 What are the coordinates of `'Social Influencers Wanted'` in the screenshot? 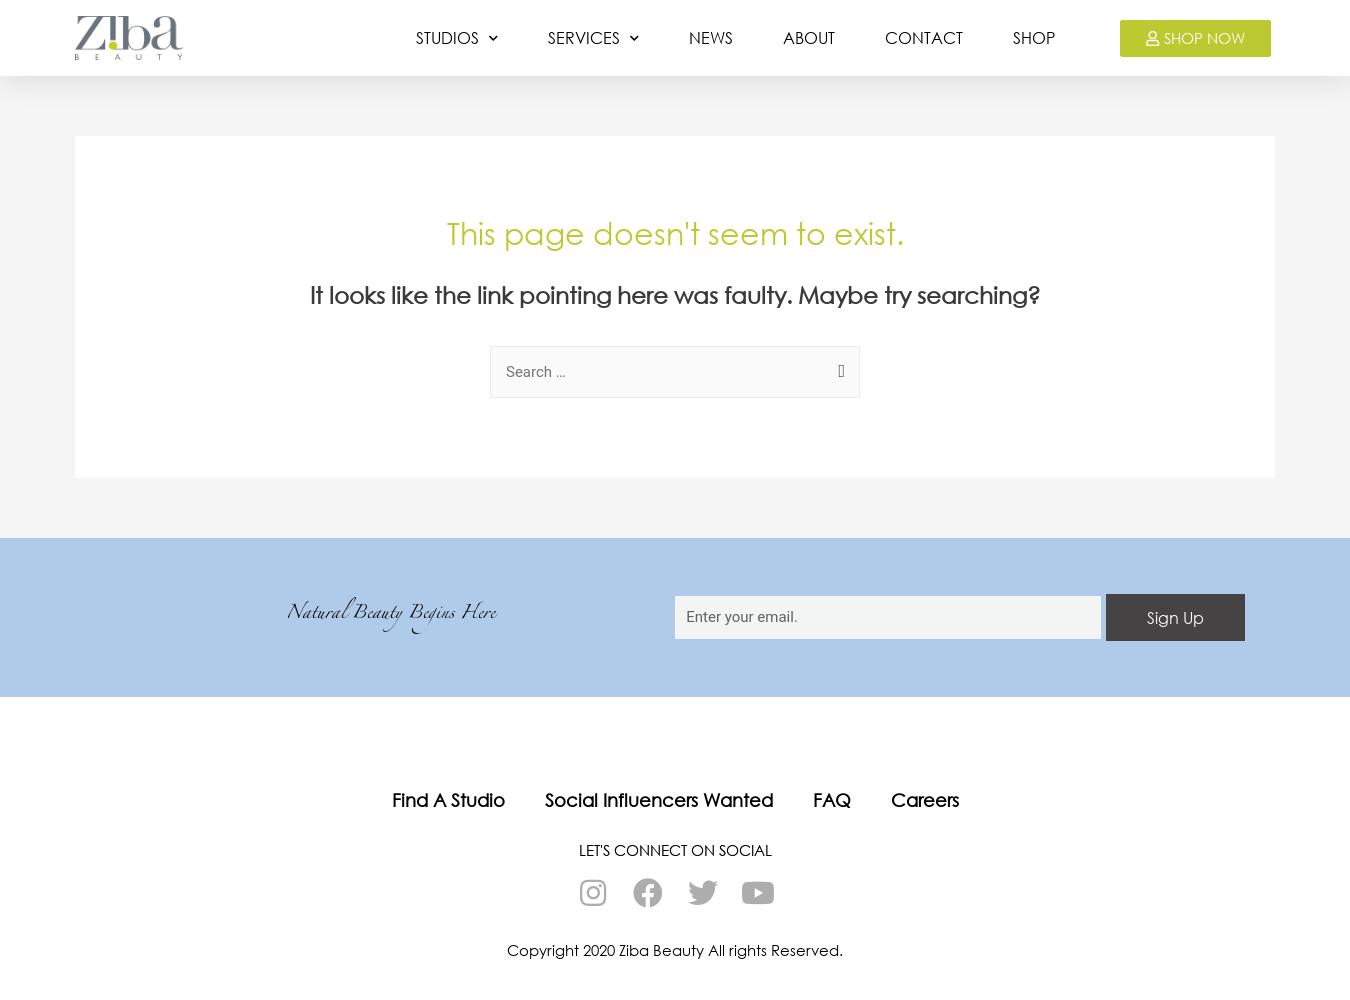 It's located at (657, 799).